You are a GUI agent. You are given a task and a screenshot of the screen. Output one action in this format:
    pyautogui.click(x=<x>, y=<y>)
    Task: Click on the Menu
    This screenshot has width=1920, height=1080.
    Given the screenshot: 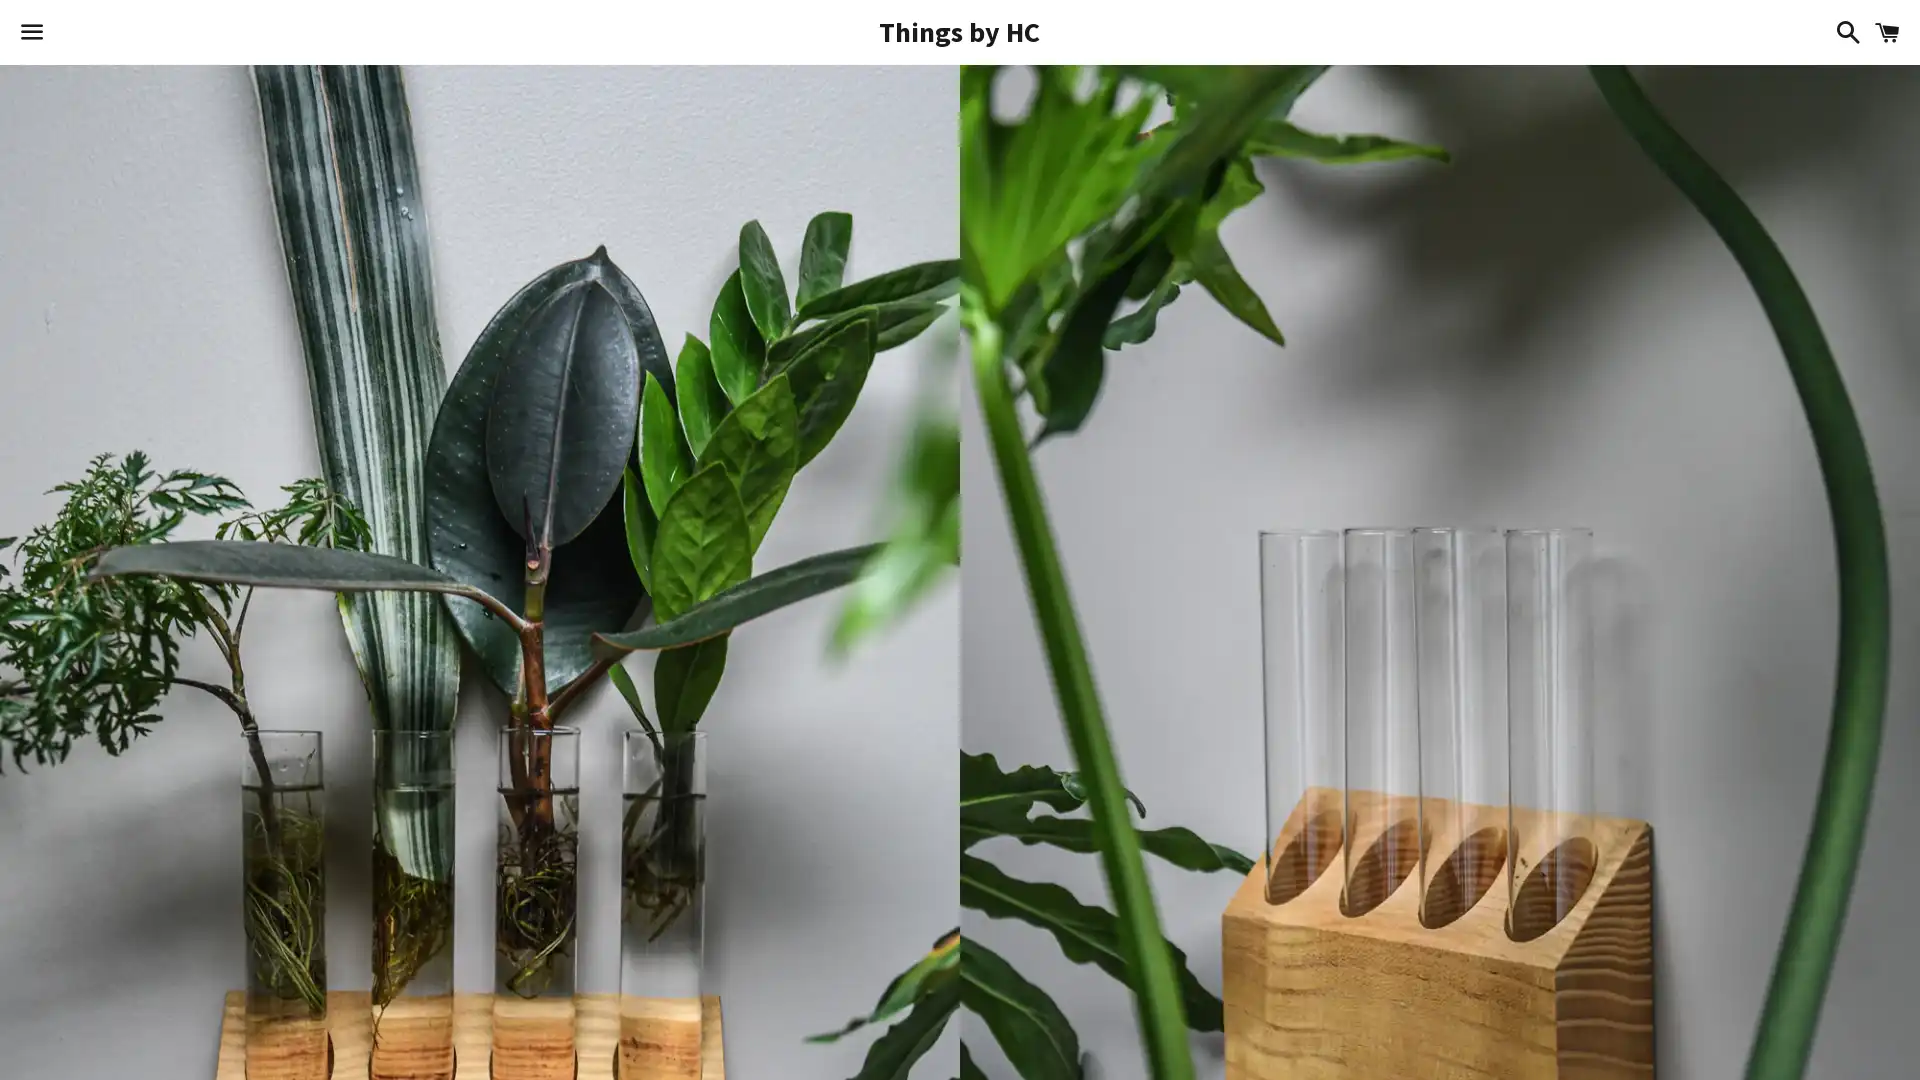 What is the action you would take?
    pyautogui.click(x=32, y=31)
    